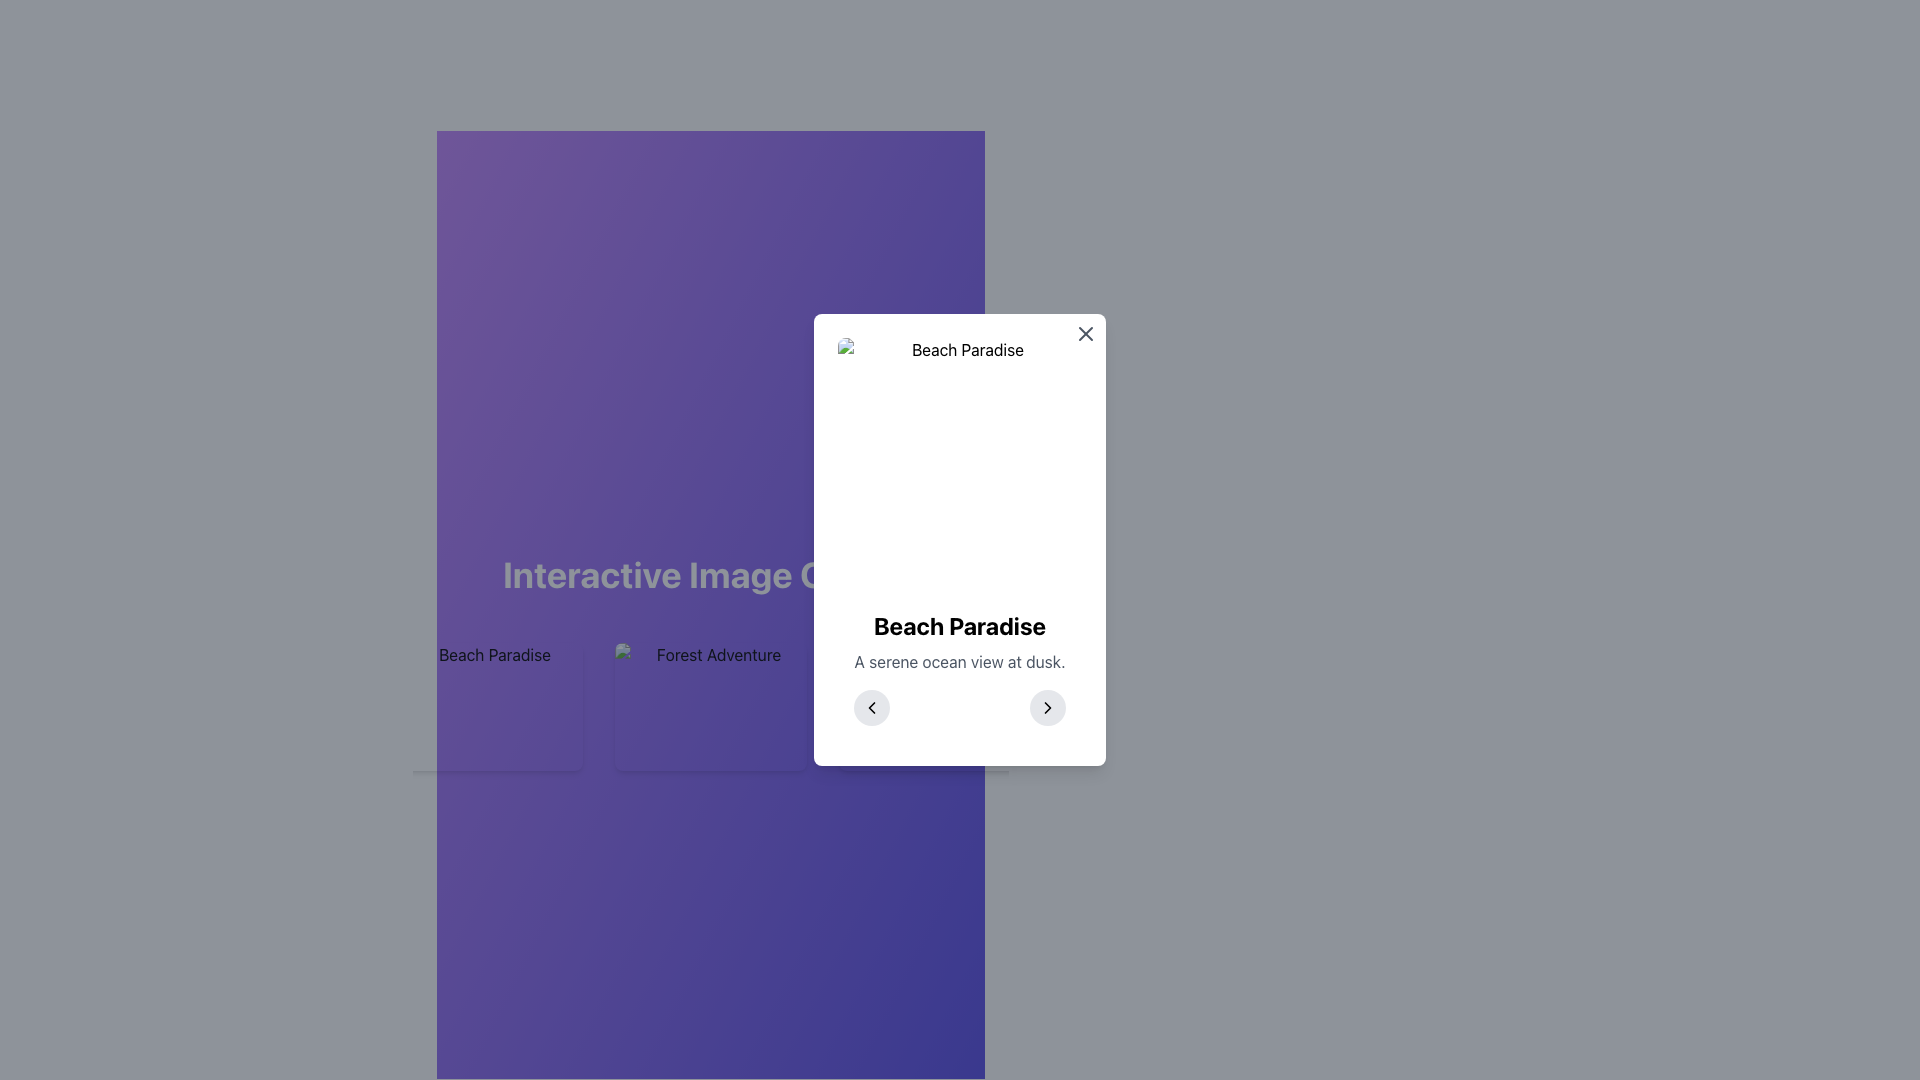 Image resolution: width=1920 pixels, height=1080 pixels. Describe the element at coordinates (1046, 707) in the screenshot. I see `the navigation button located on the right side of the modal window` at that location.